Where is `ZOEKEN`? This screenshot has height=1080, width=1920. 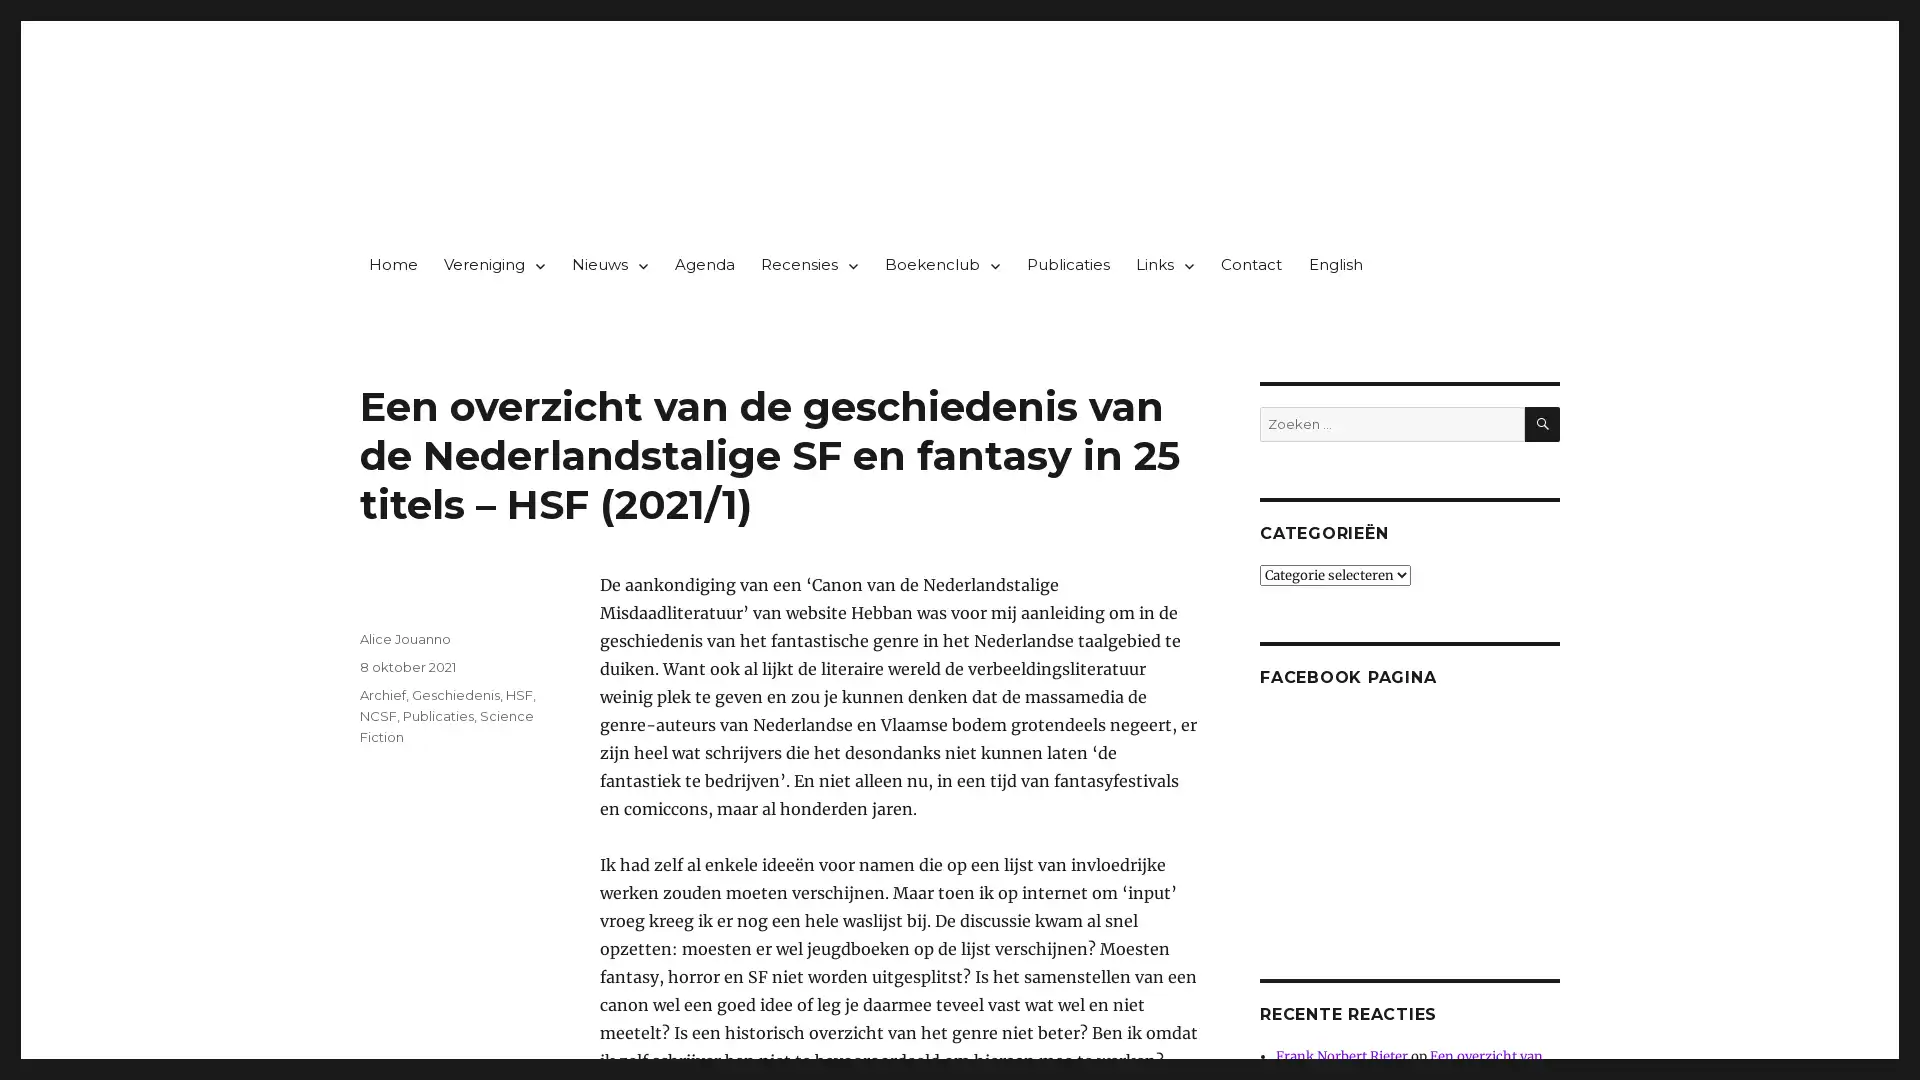 ZOEKEN is located at coordinates (1541, 423).